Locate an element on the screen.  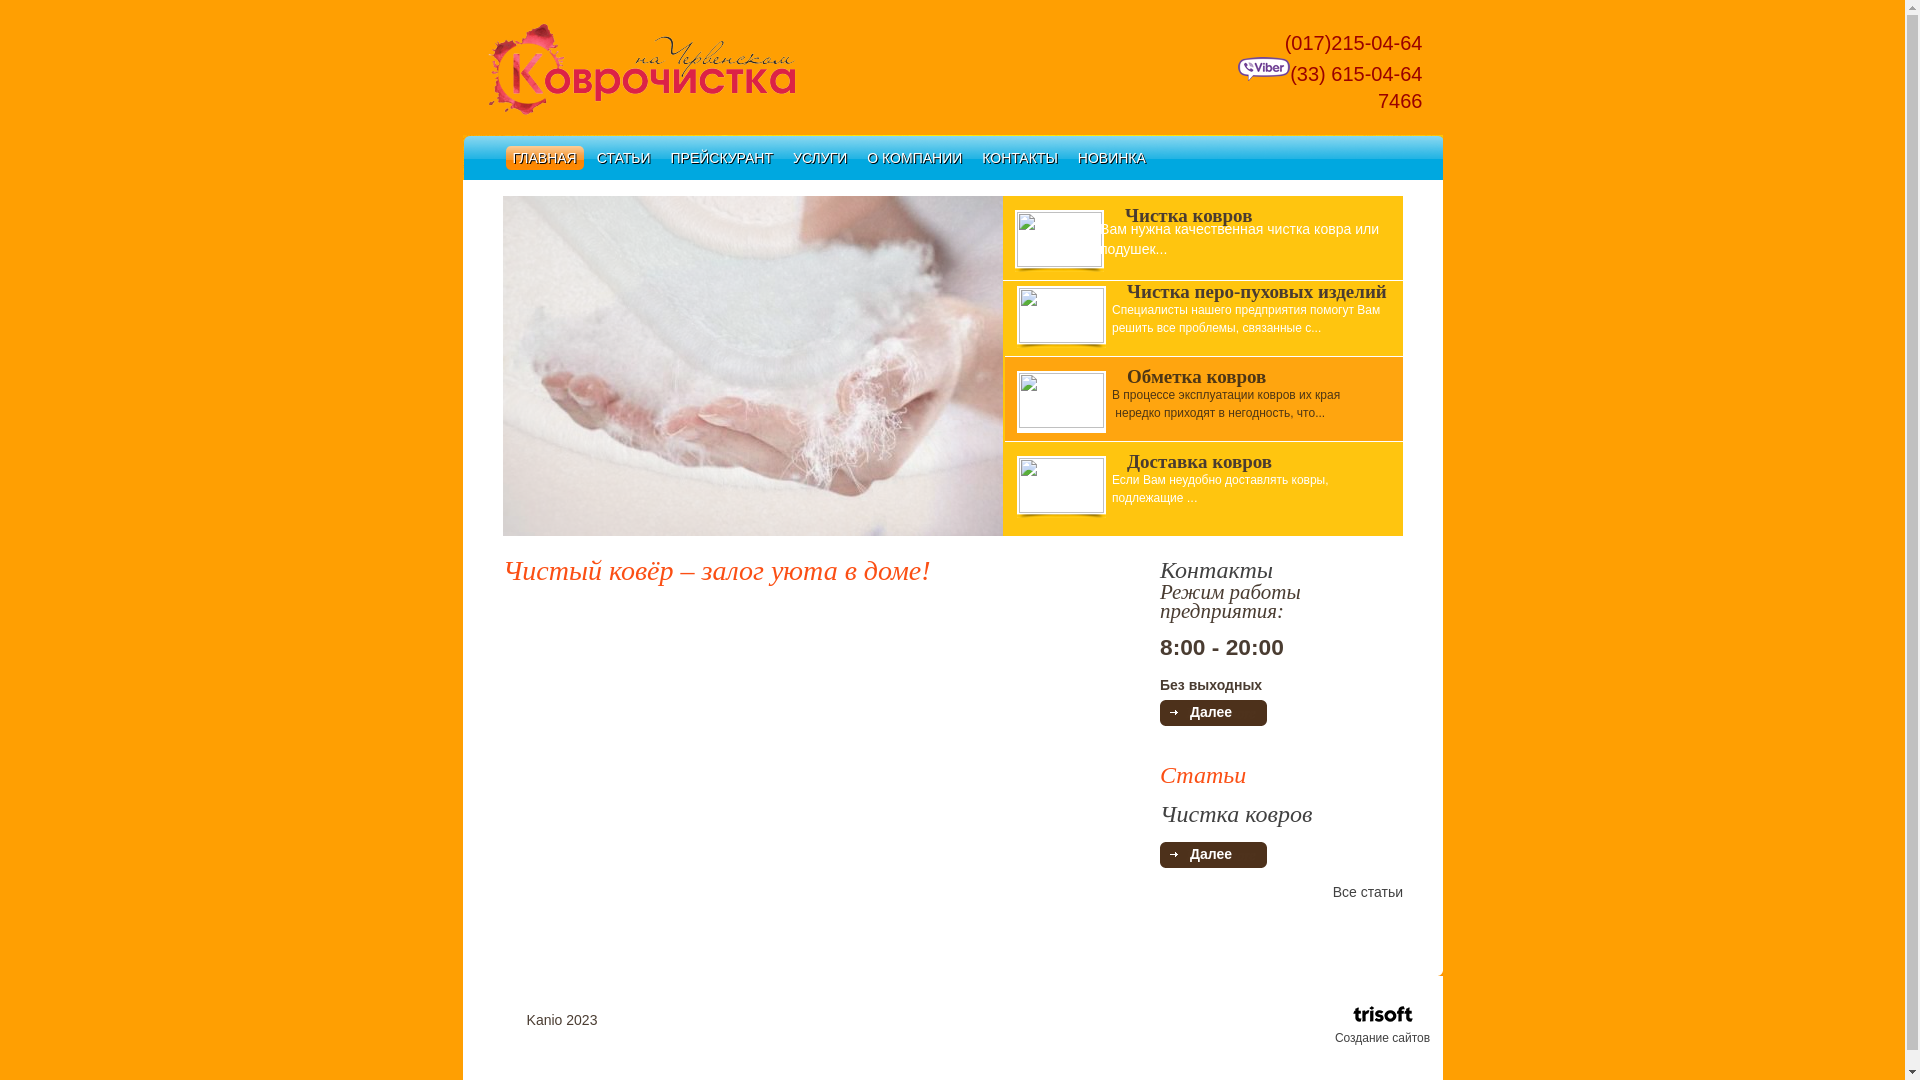
'(017)215-04-64' is located at coordinates (1345, 42).